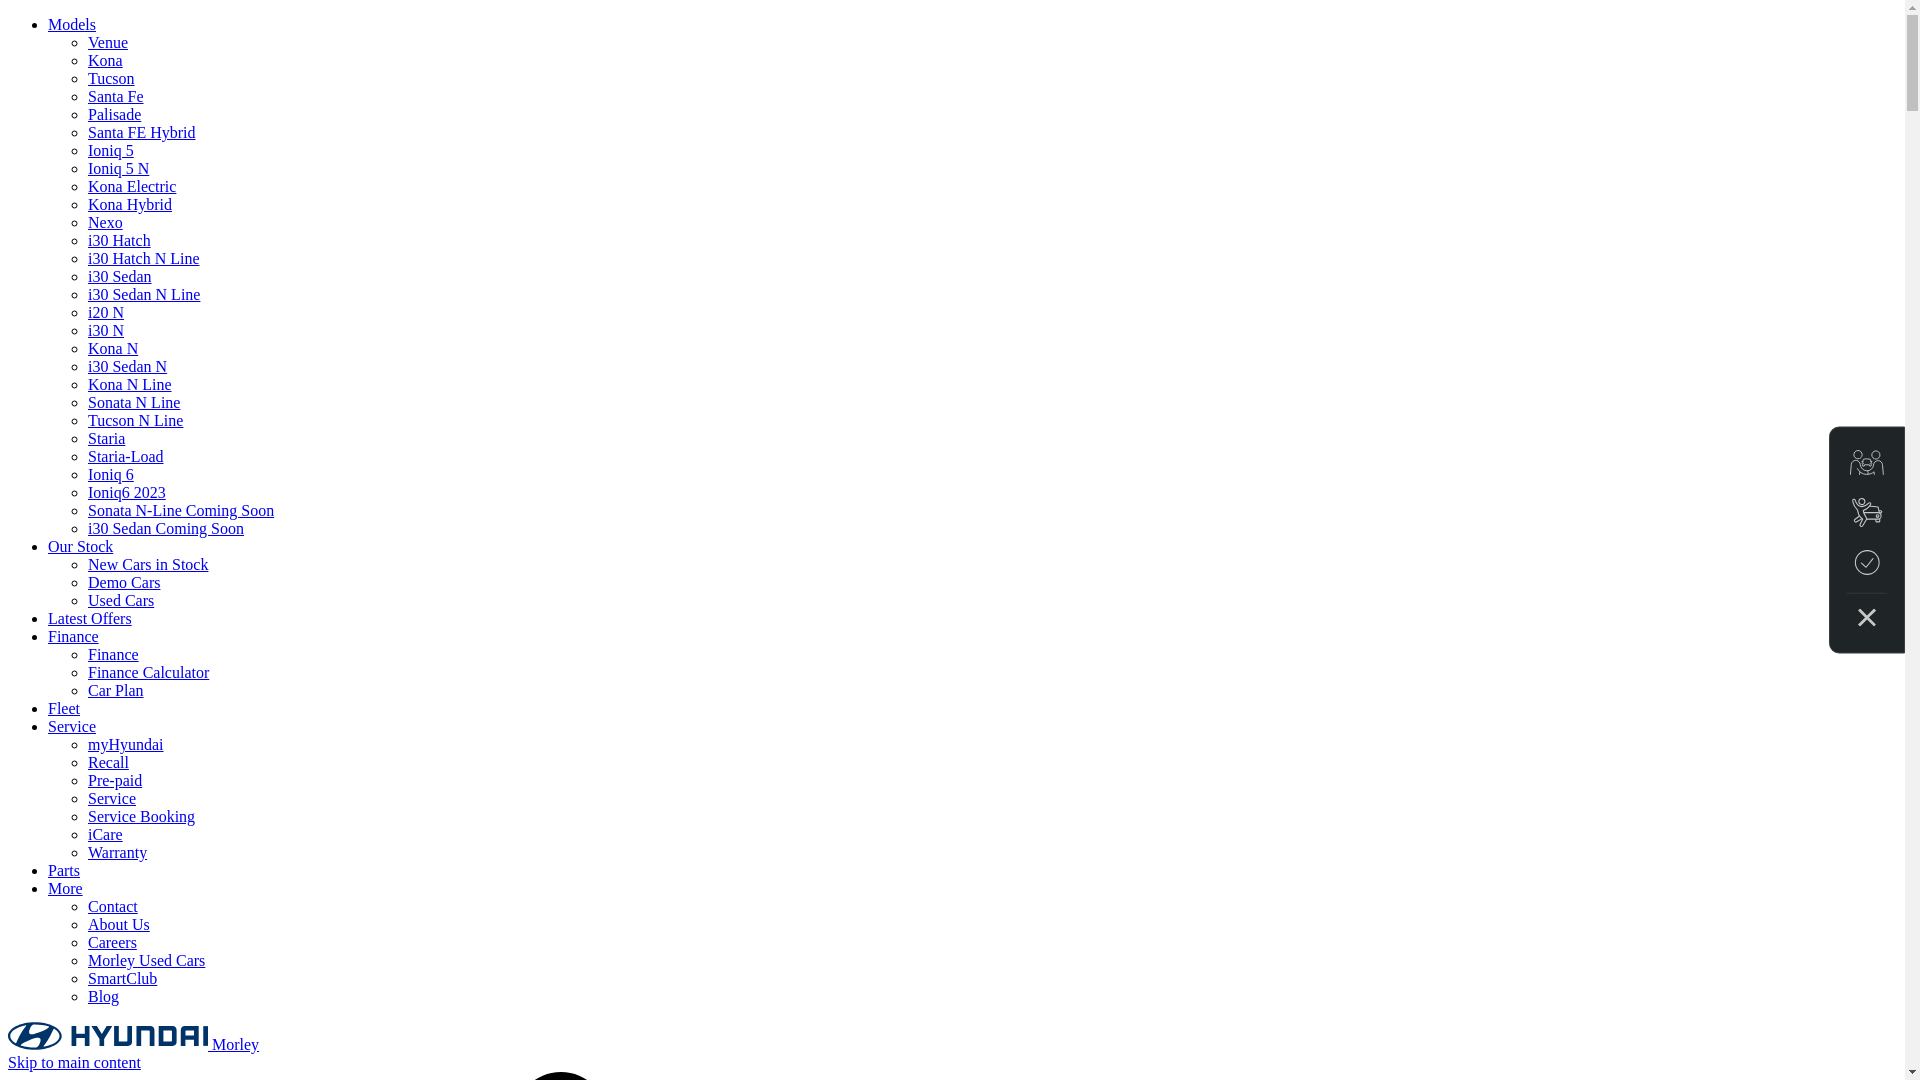 Image resolution: width=1920 pixels, height=1080 pixels. I want to click on 'Santa Fe', so click(86, 96).